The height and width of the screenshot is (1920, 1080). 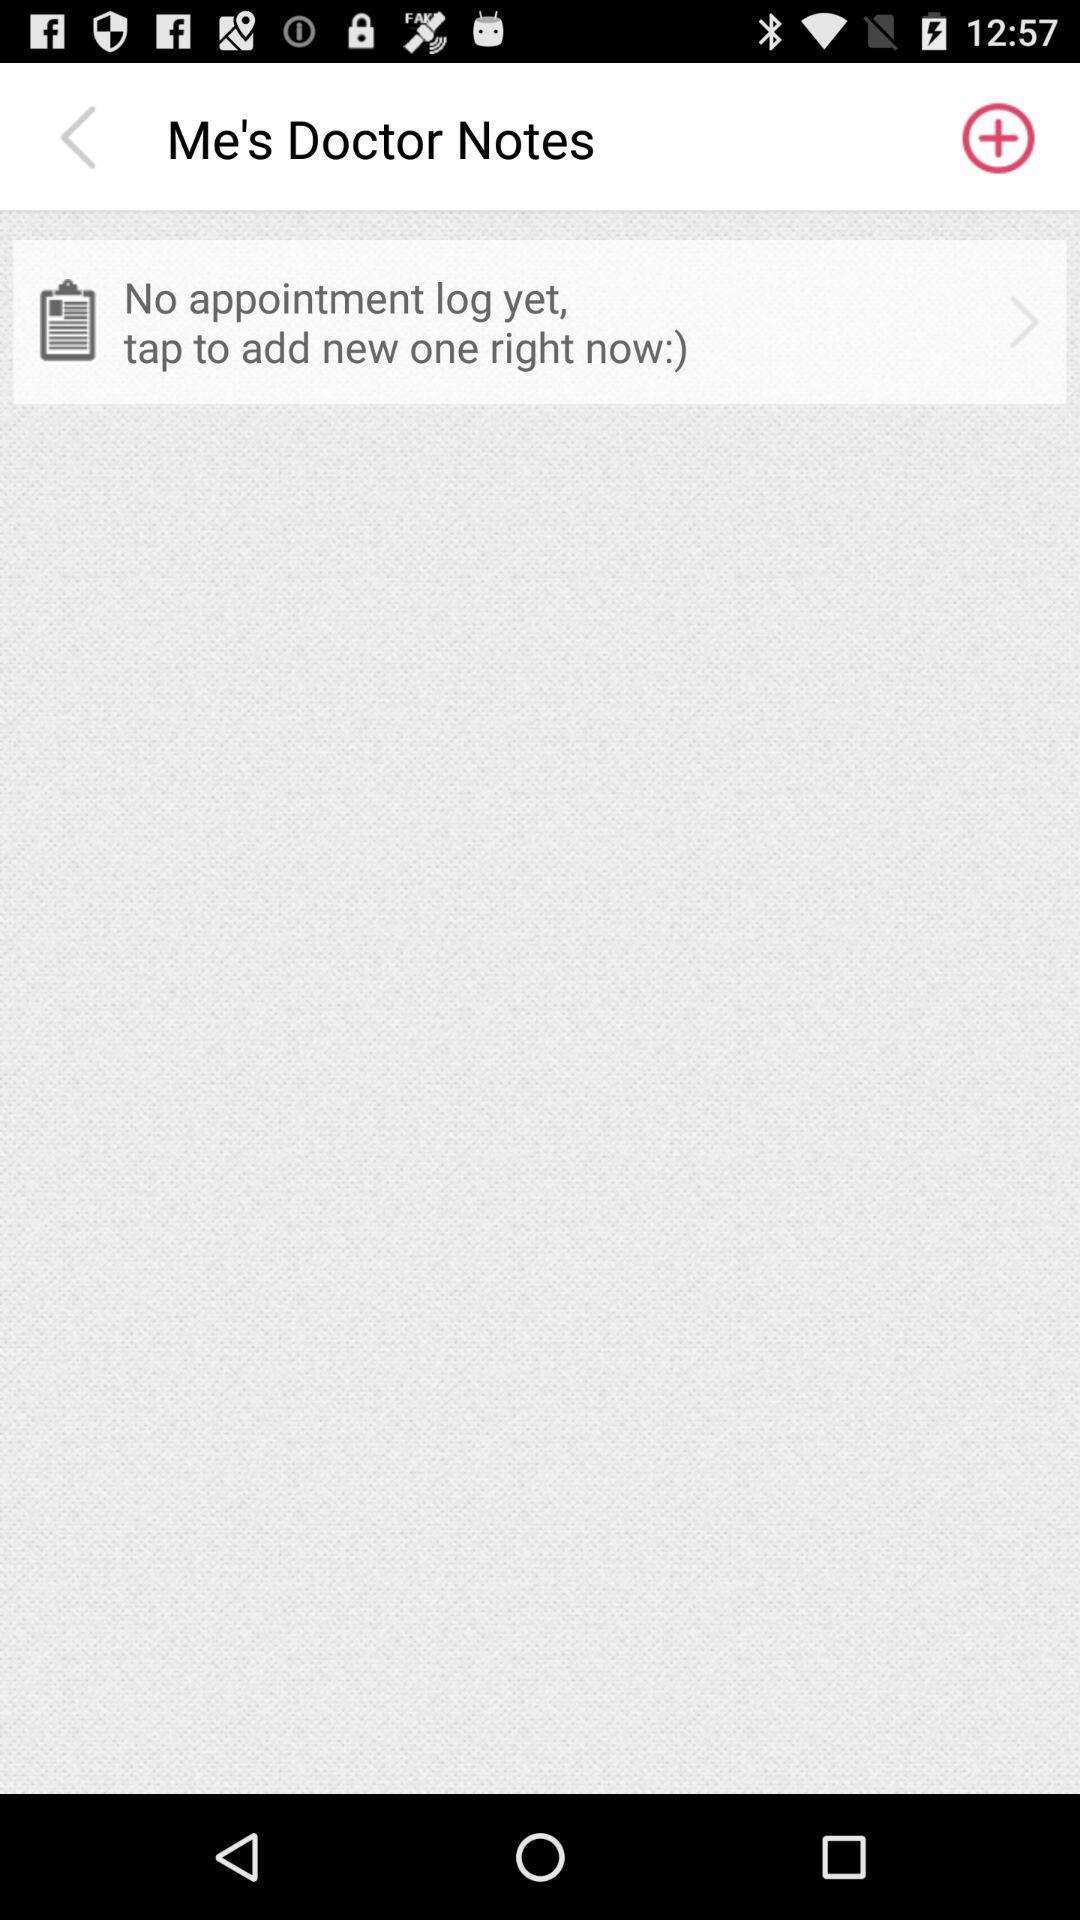 What do you see at coordinates (996, 147) in the screenshot?
I see `the add icon` at bounding box center [996, 147].